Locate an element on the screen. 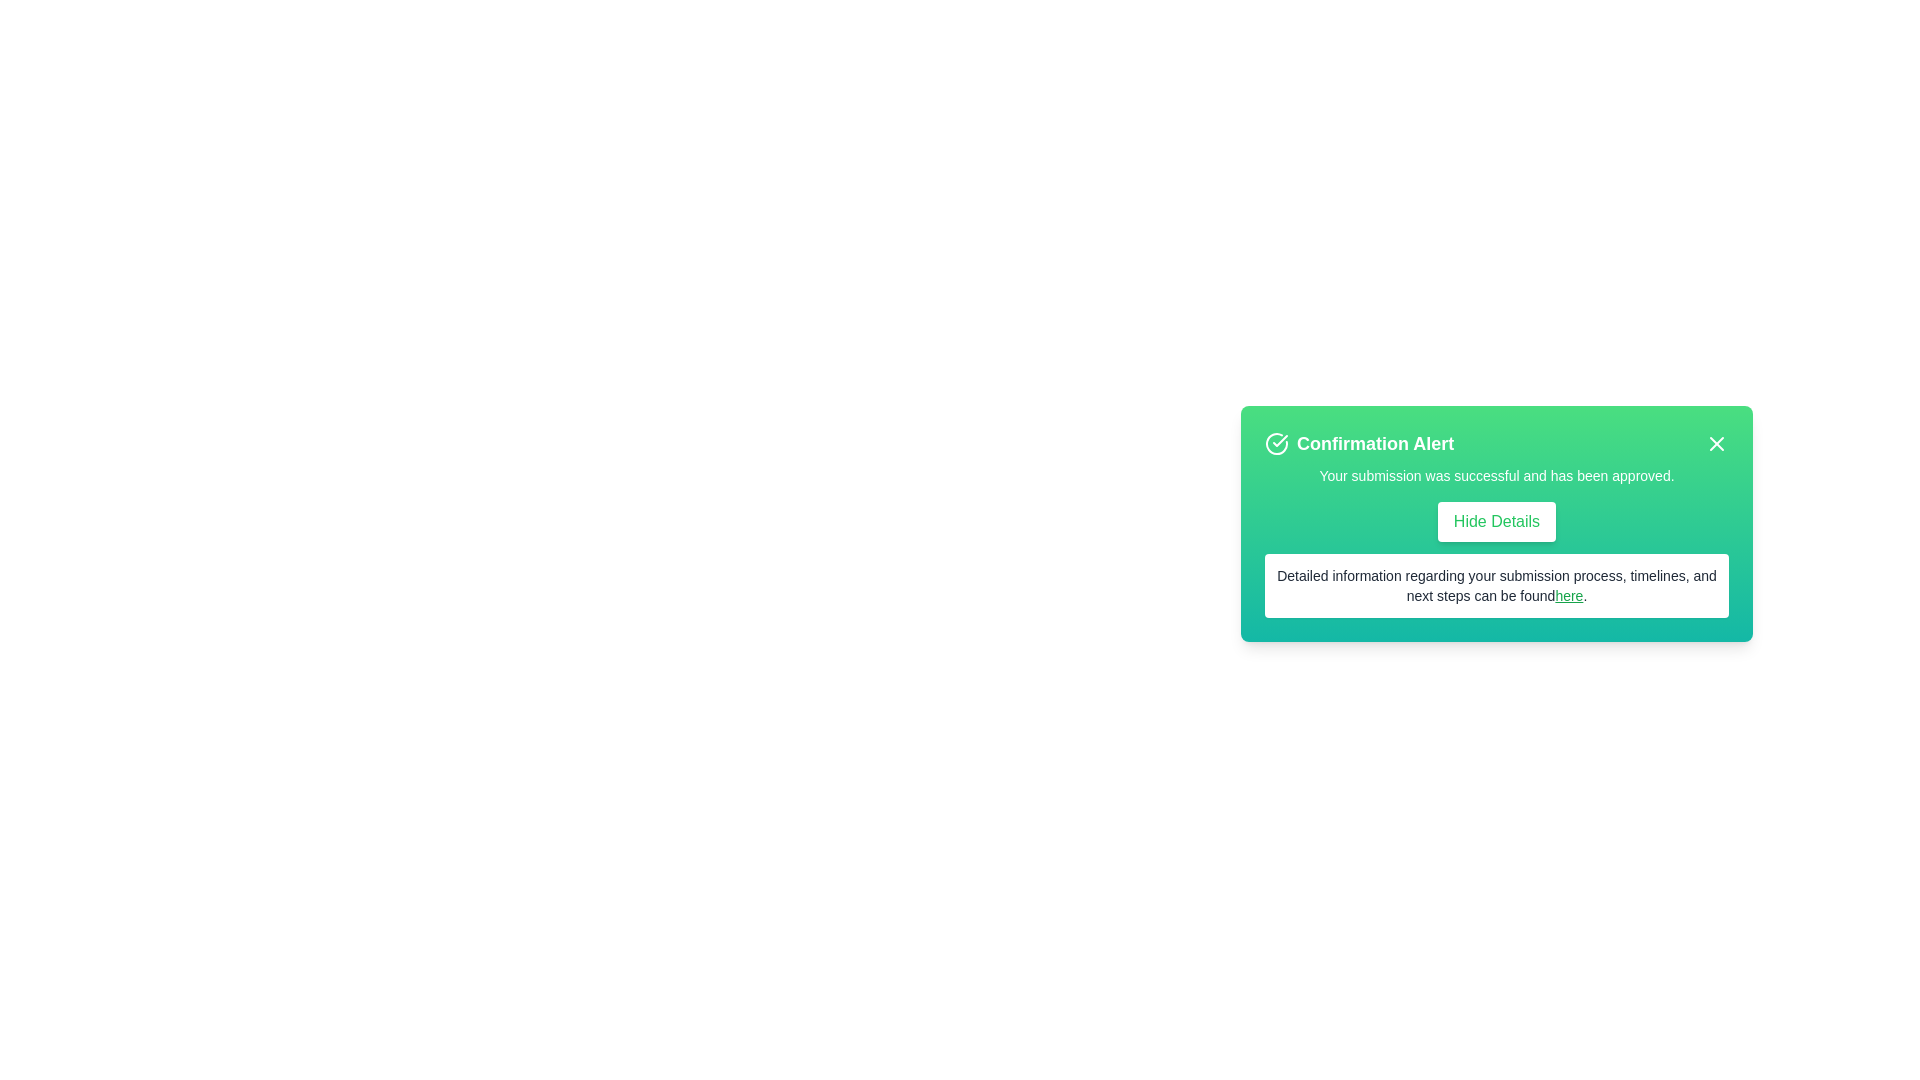 The image size is (1920, 1080). the close button to dismiss the alert is located at coordinates (1716, 442).